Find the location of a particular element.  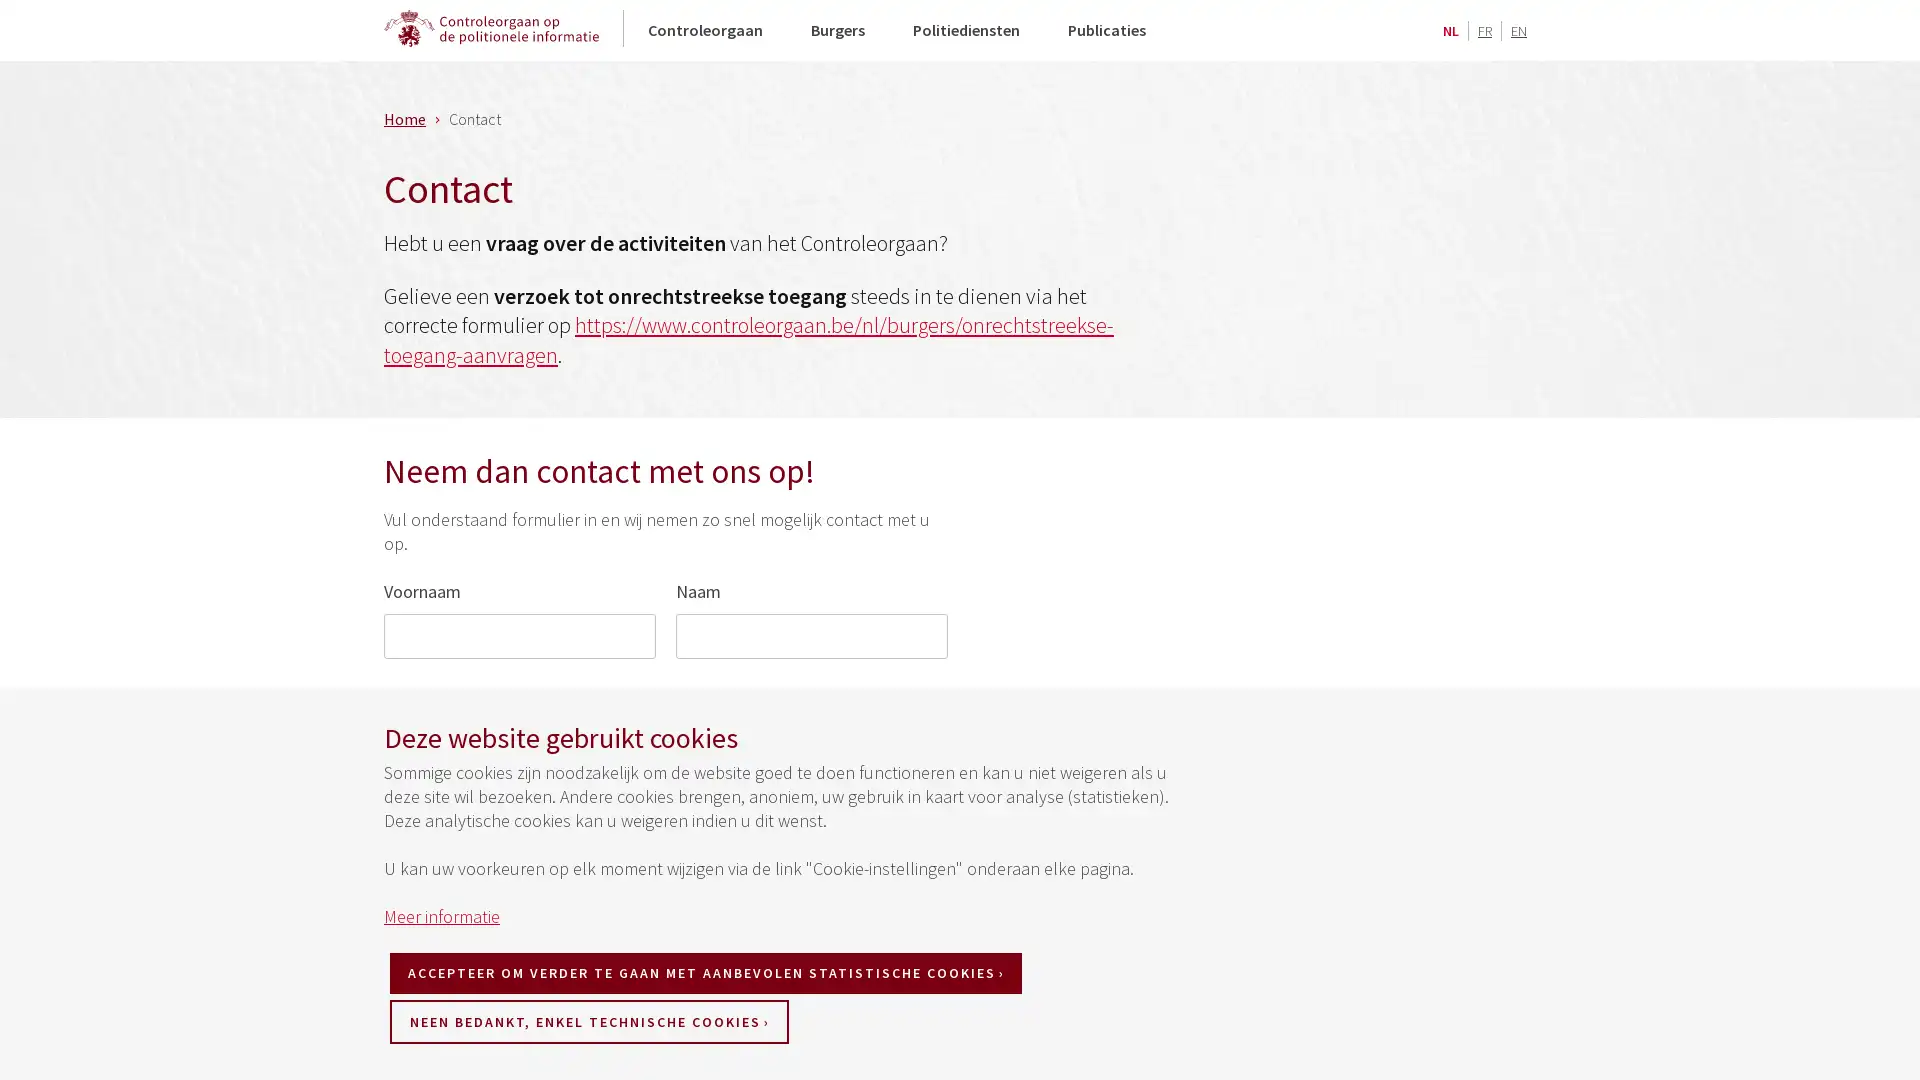

VERZENDEN is located at coordinates (445, 1048).